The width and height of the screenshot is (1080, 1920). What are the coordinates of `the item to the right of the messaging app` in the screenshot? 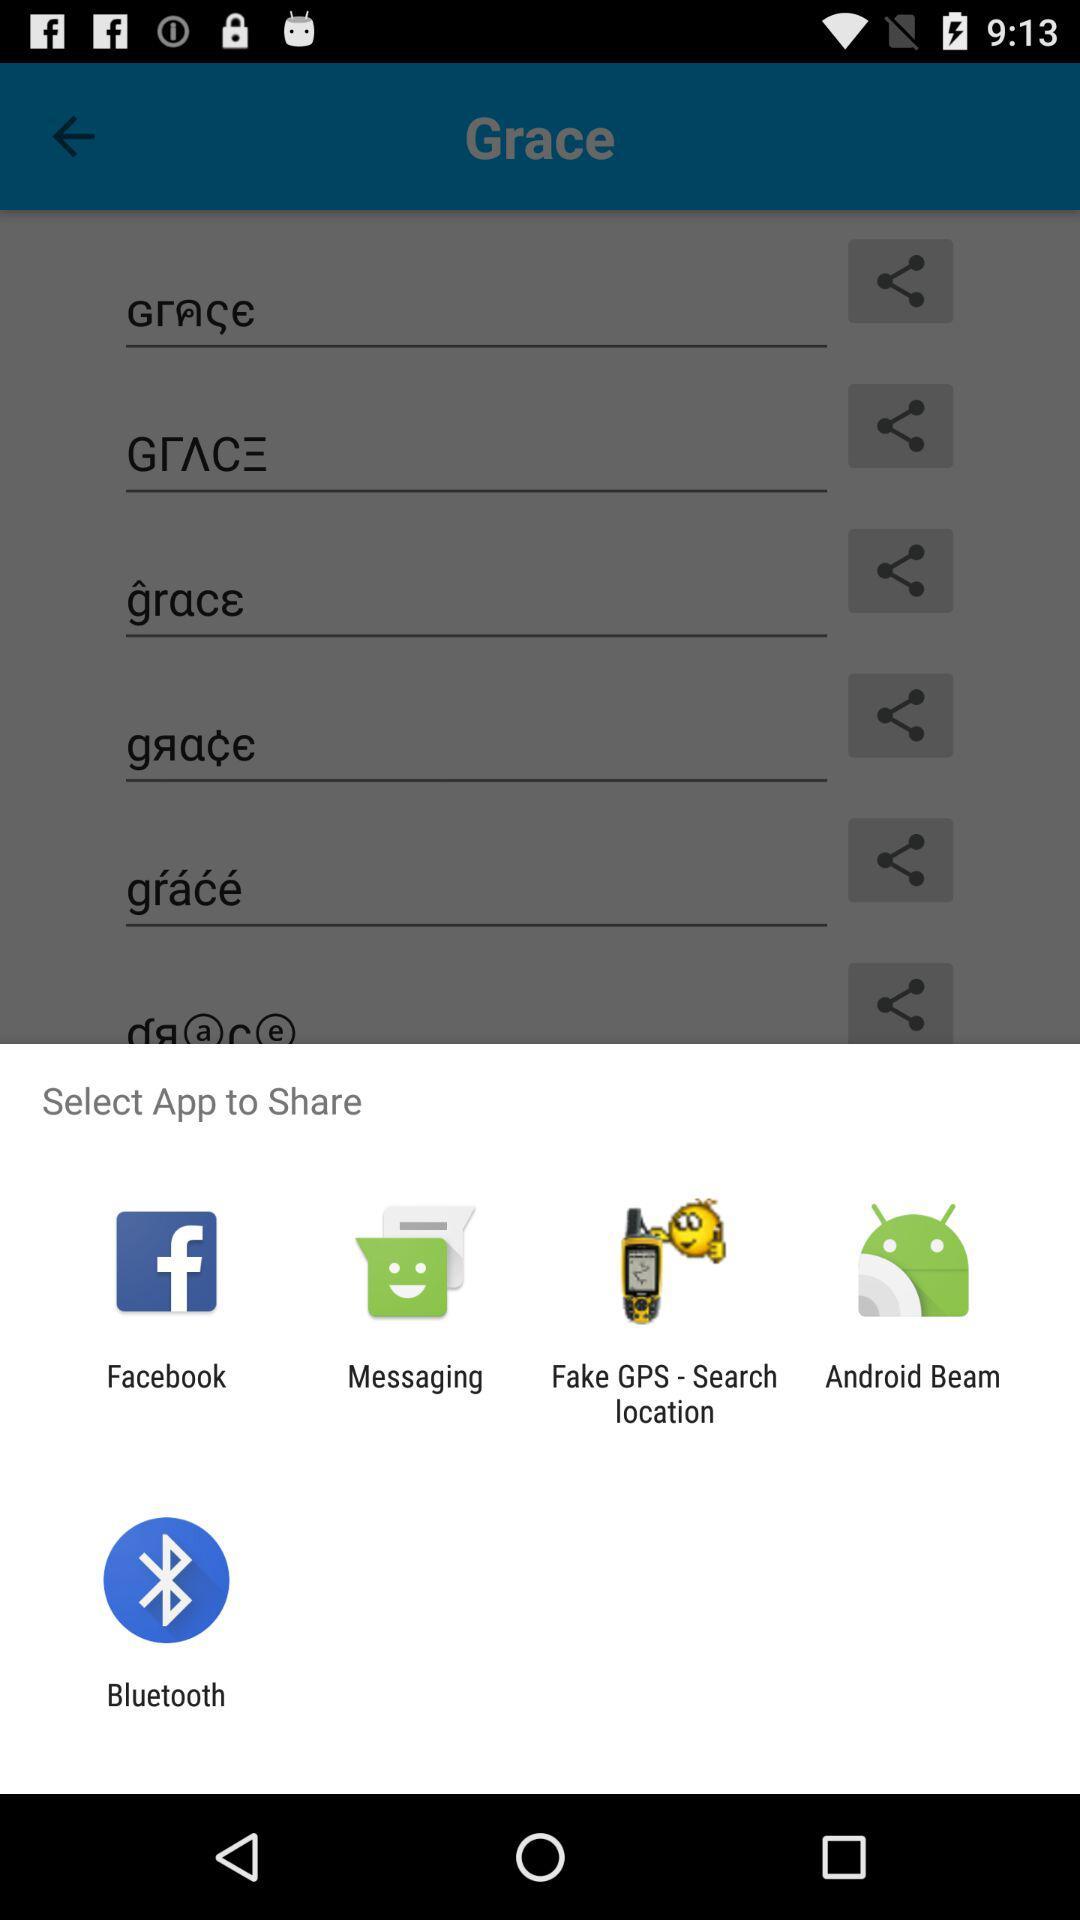 It's located at (664, 1392).